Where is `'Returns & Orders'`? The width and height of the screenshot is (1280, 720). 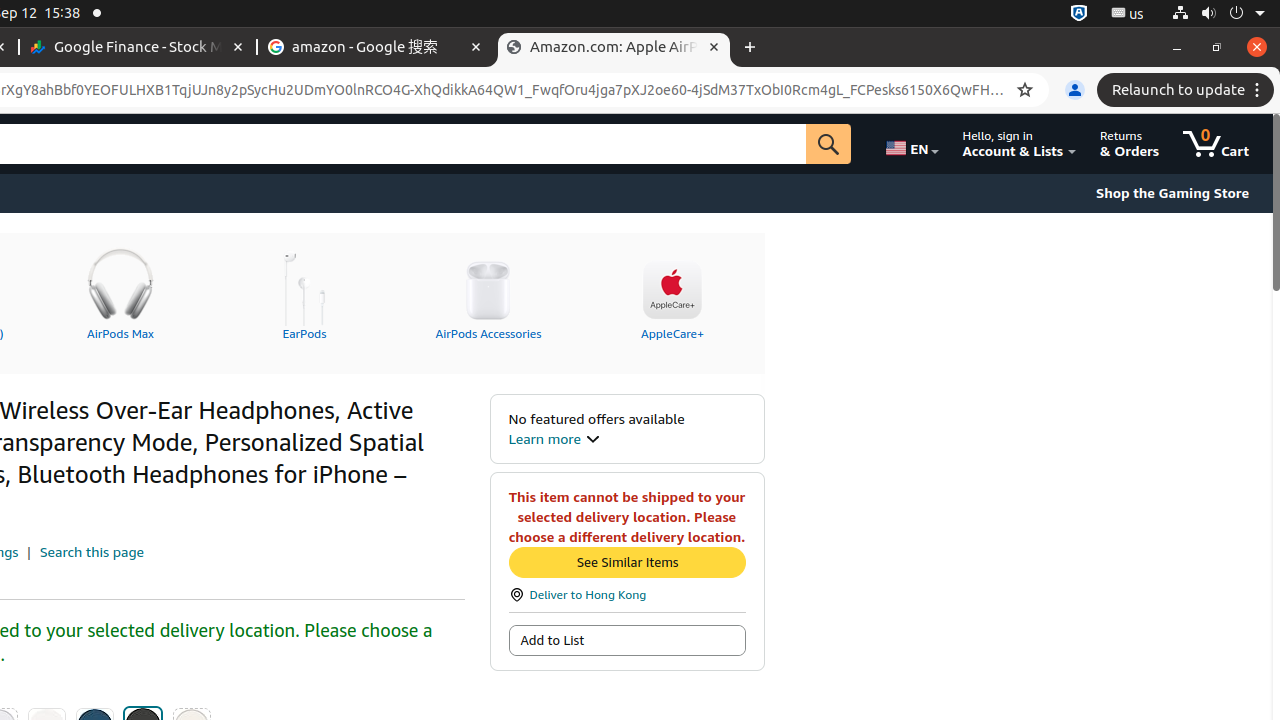
'Returns & Orders' is located at coordinates (1129, 143).